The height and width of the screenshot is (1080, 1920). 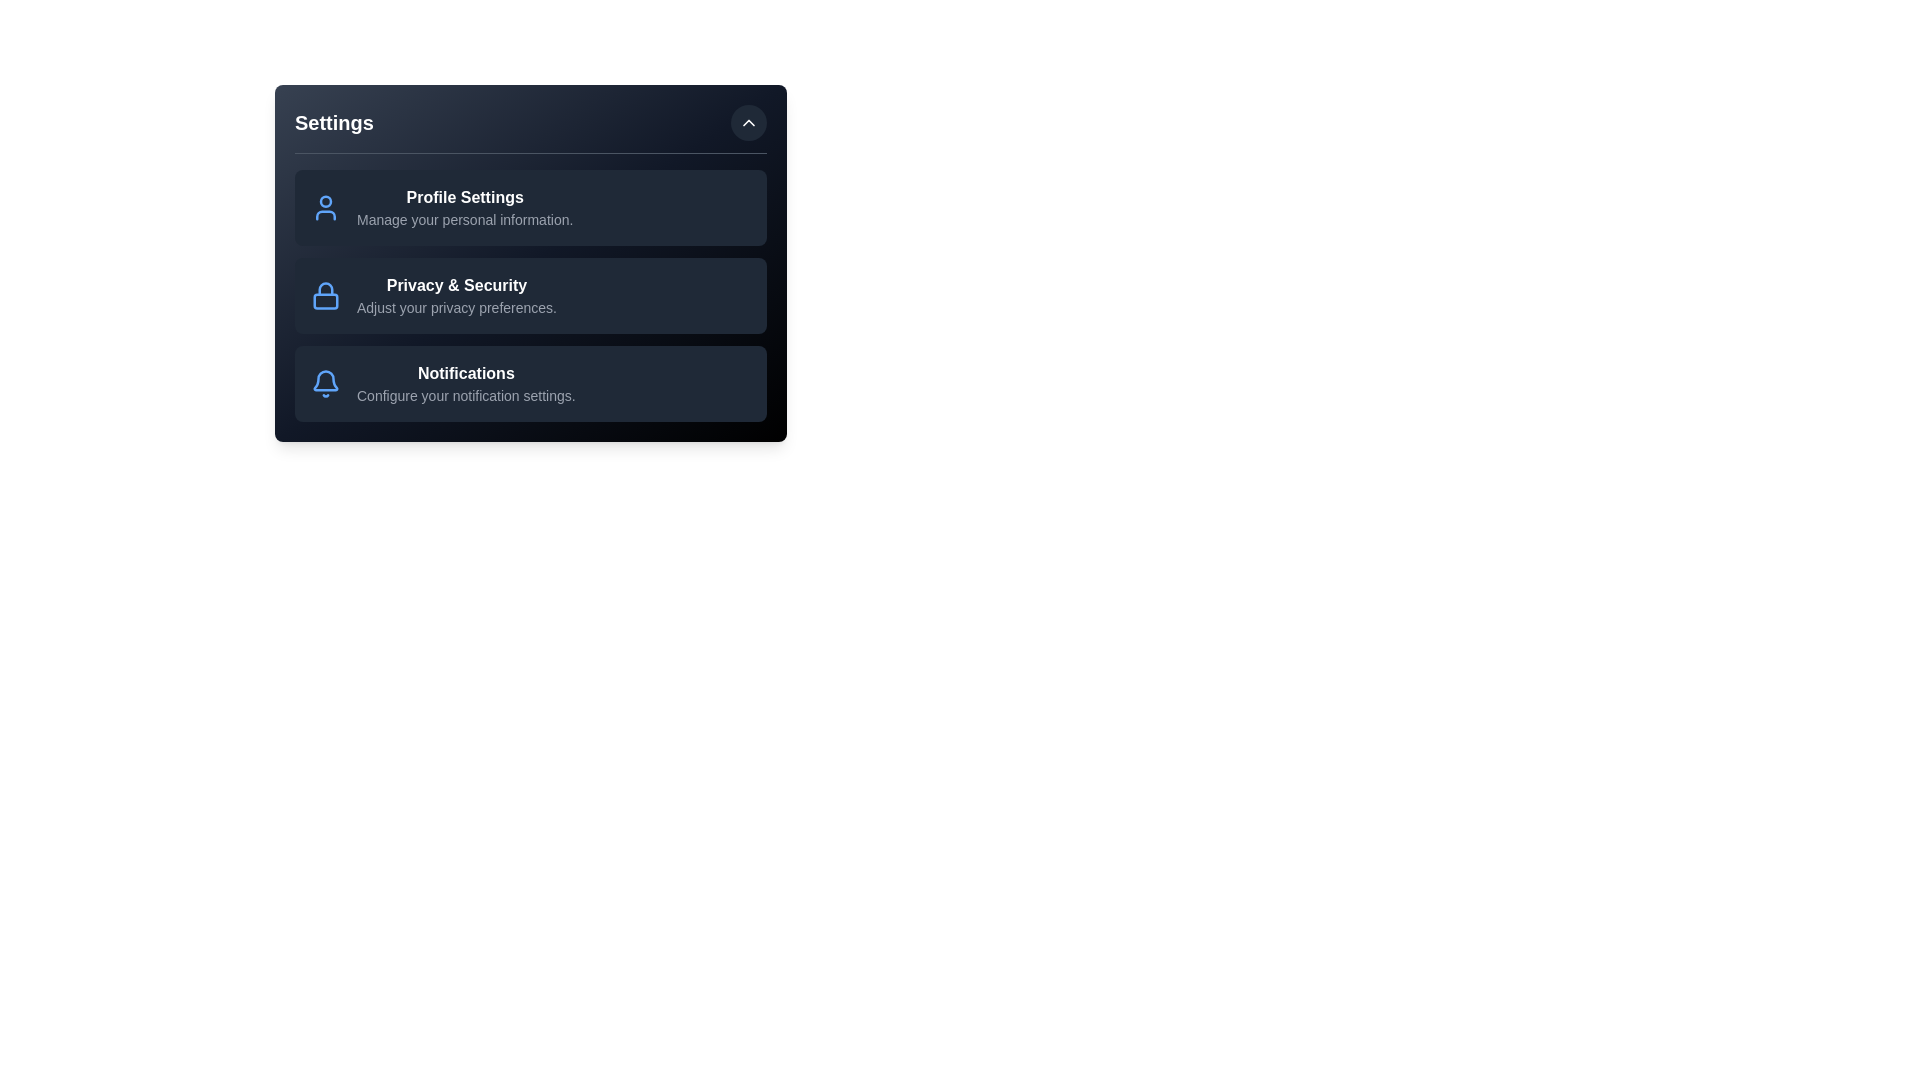 I want to click on the settings category Privacy & Security by clicking on its corresponding list item, so click(x=531, y=296).